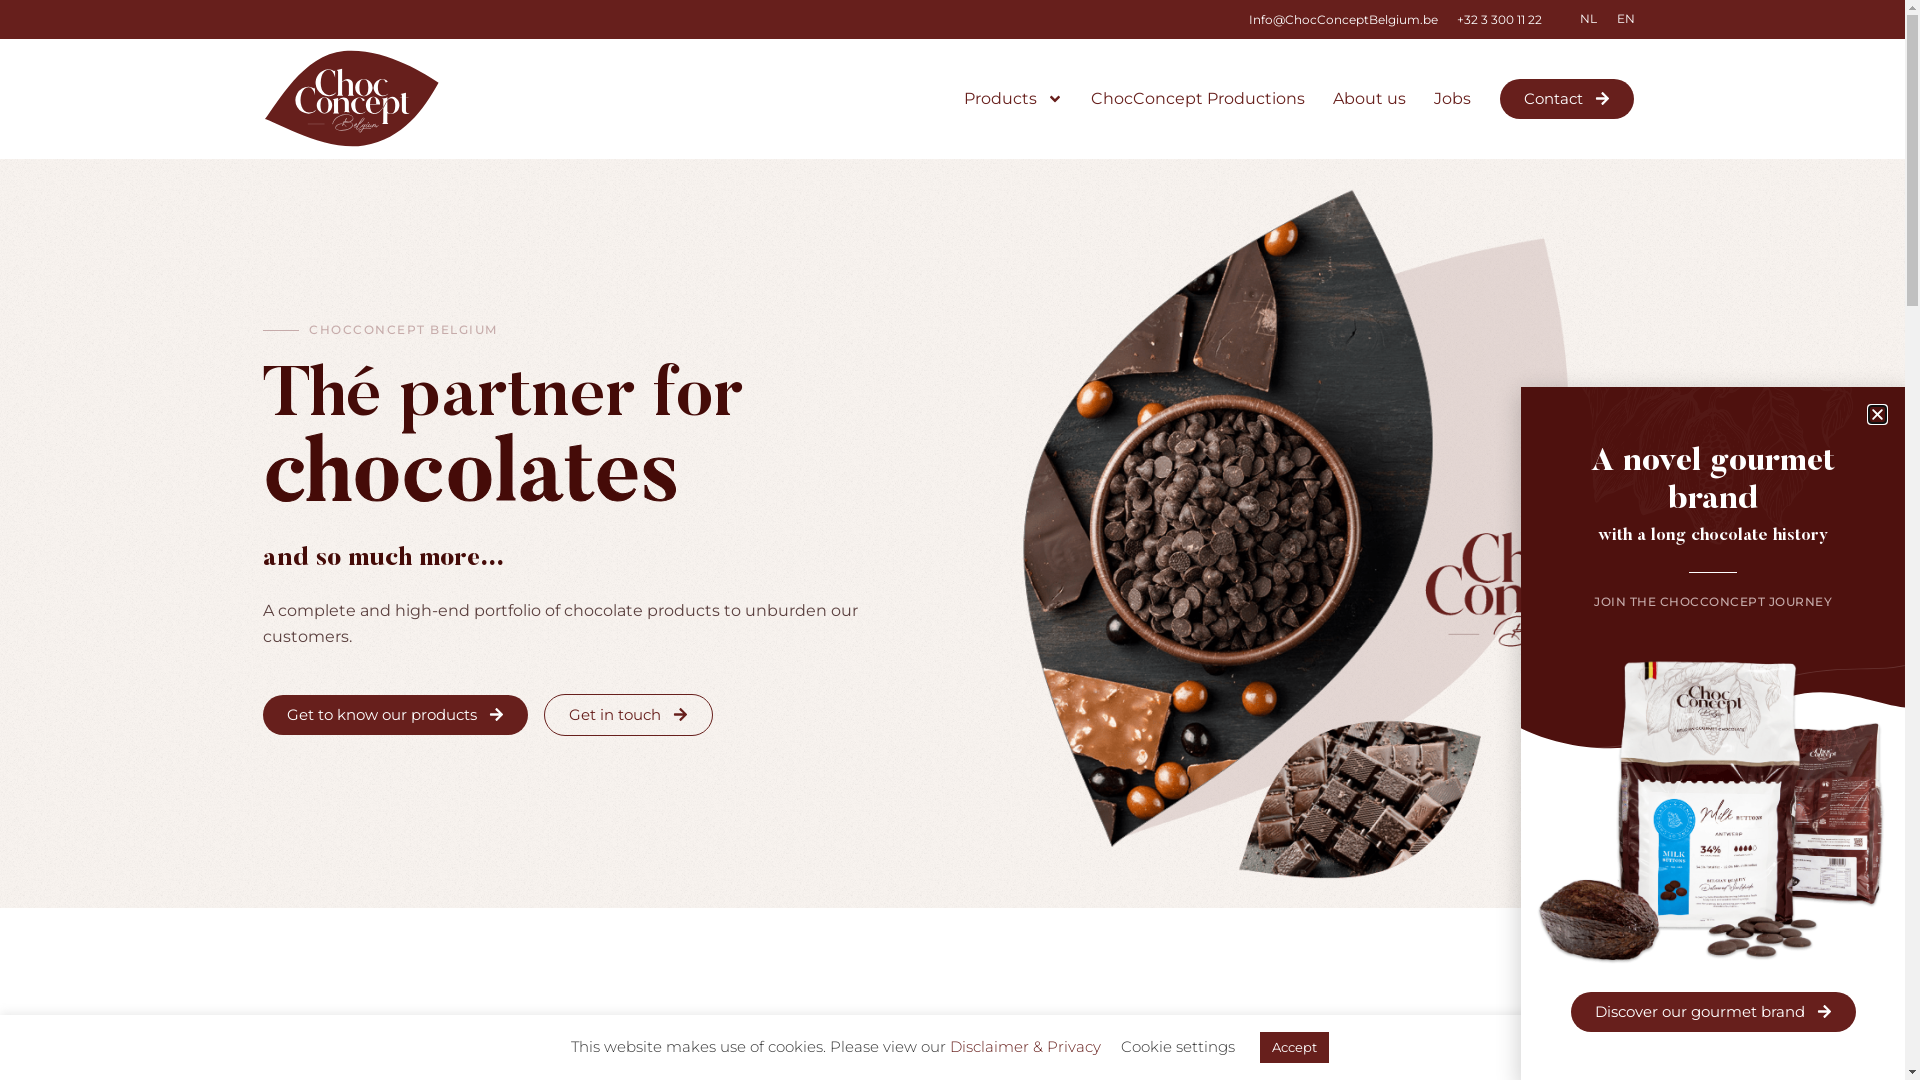 Image resolution: width=1920 pixels, height=1080 pixels. What do you see at coordinates (1498, 19) in the screenshot?
I see `'+32 3 300 11 22'` at bounding box center [1498, 19].